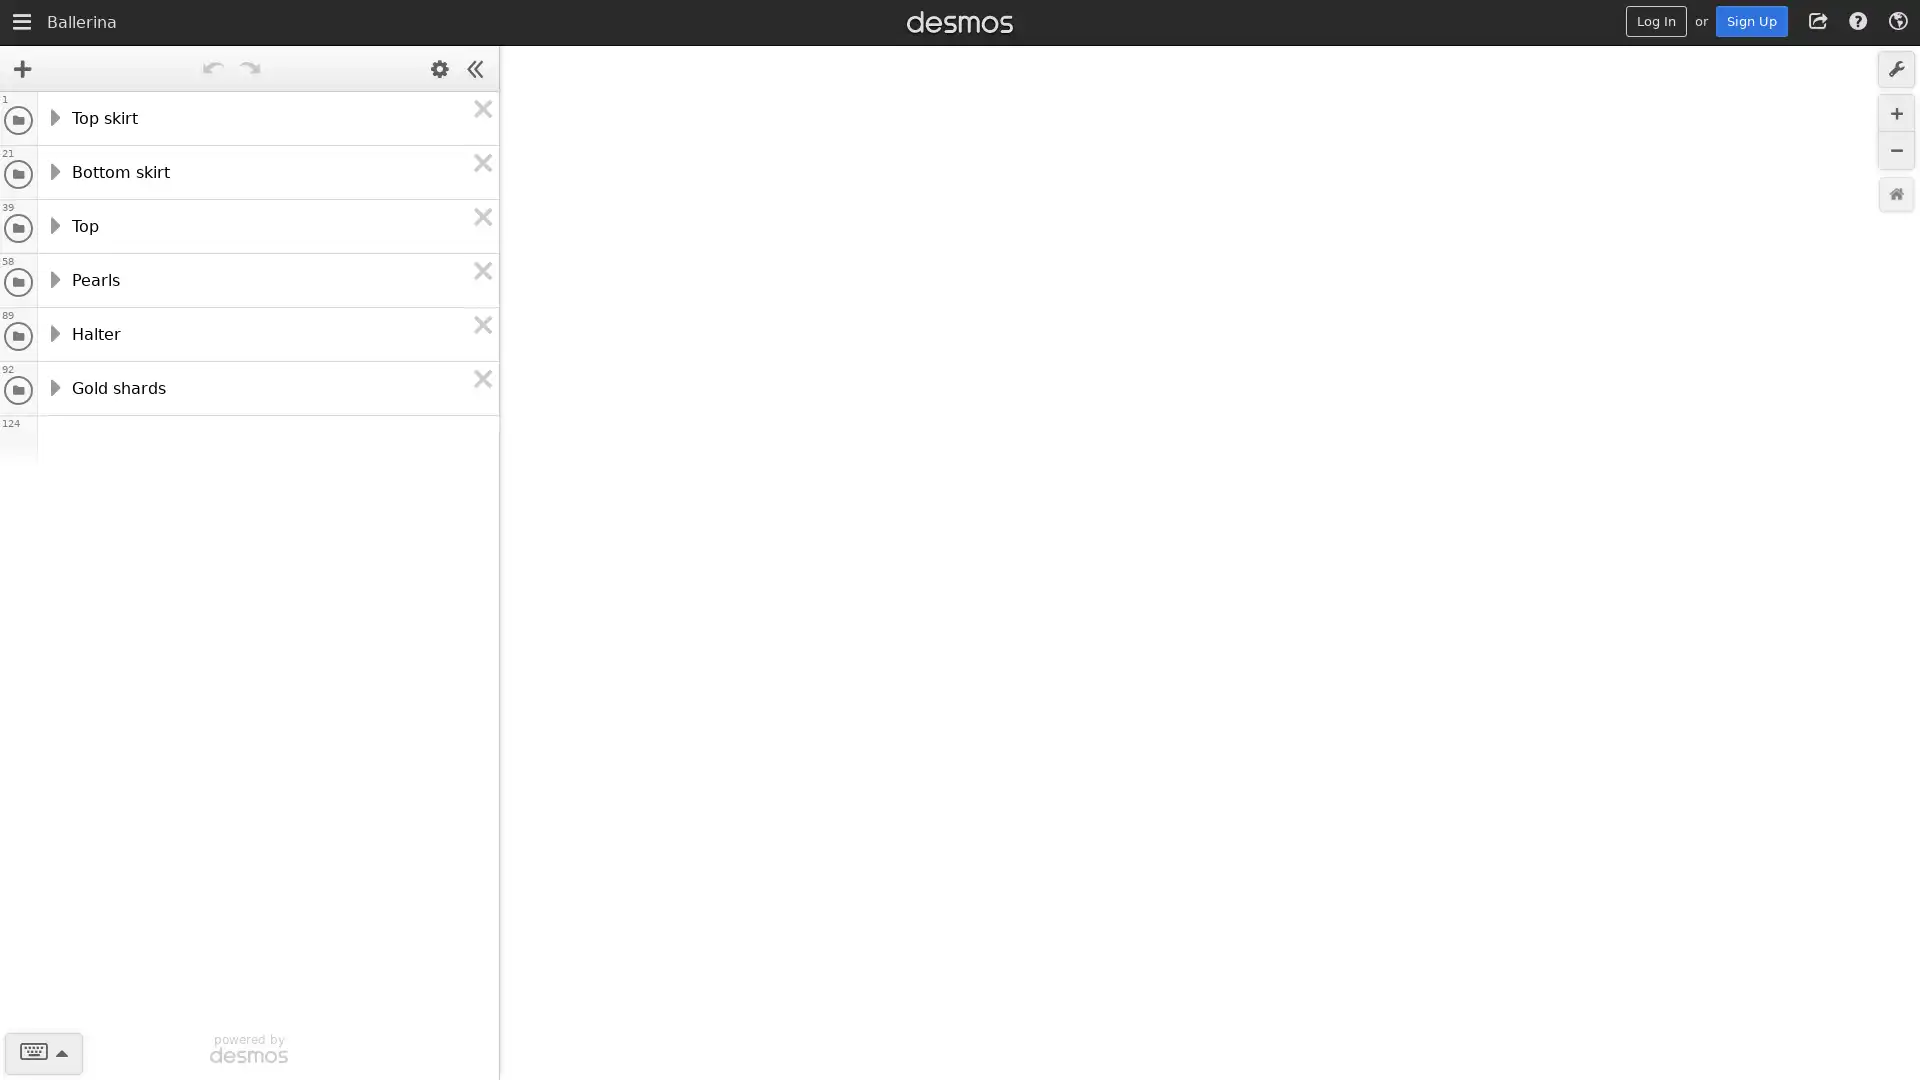  Describe the element at coordinates (439, 68) in the screenshot. I see `Edit Expression List` at that location.